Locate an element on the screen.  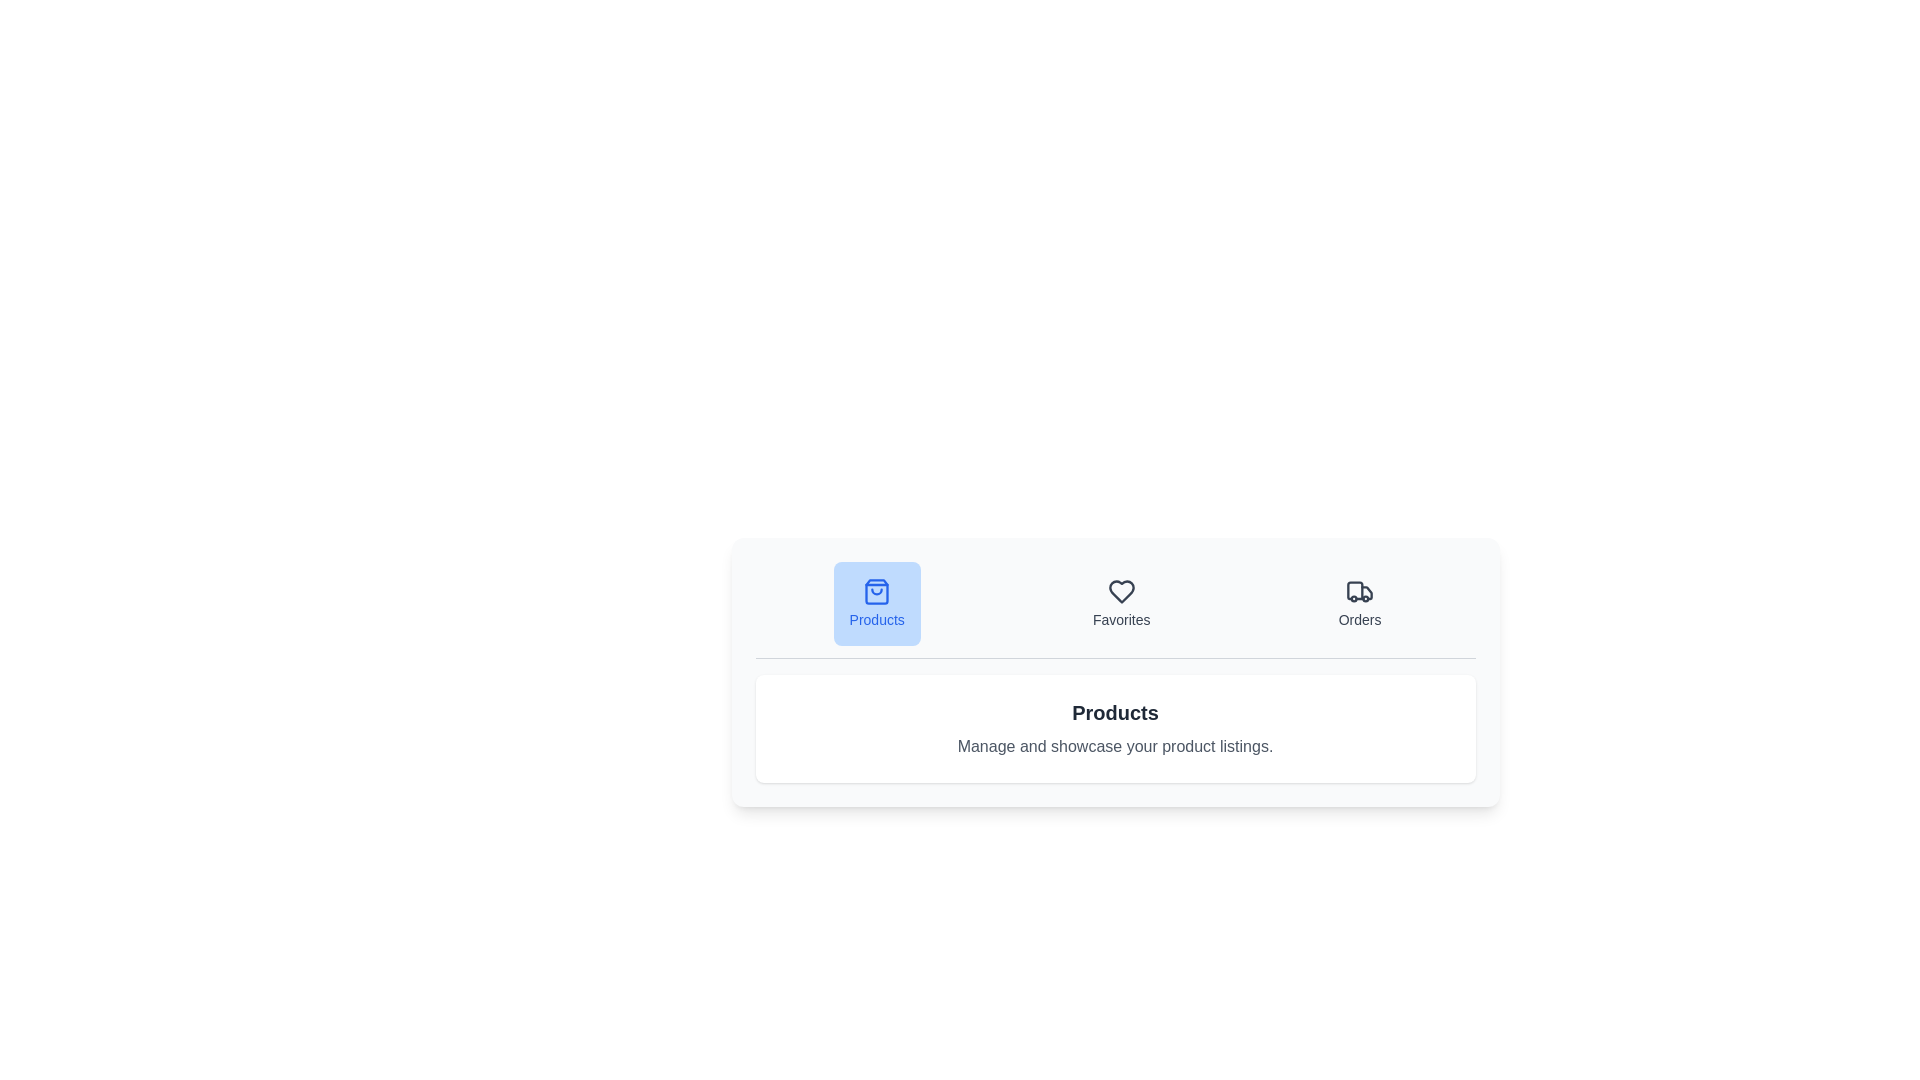
the Favorites tab by clicking its button is located at coordinates (1122, 603).